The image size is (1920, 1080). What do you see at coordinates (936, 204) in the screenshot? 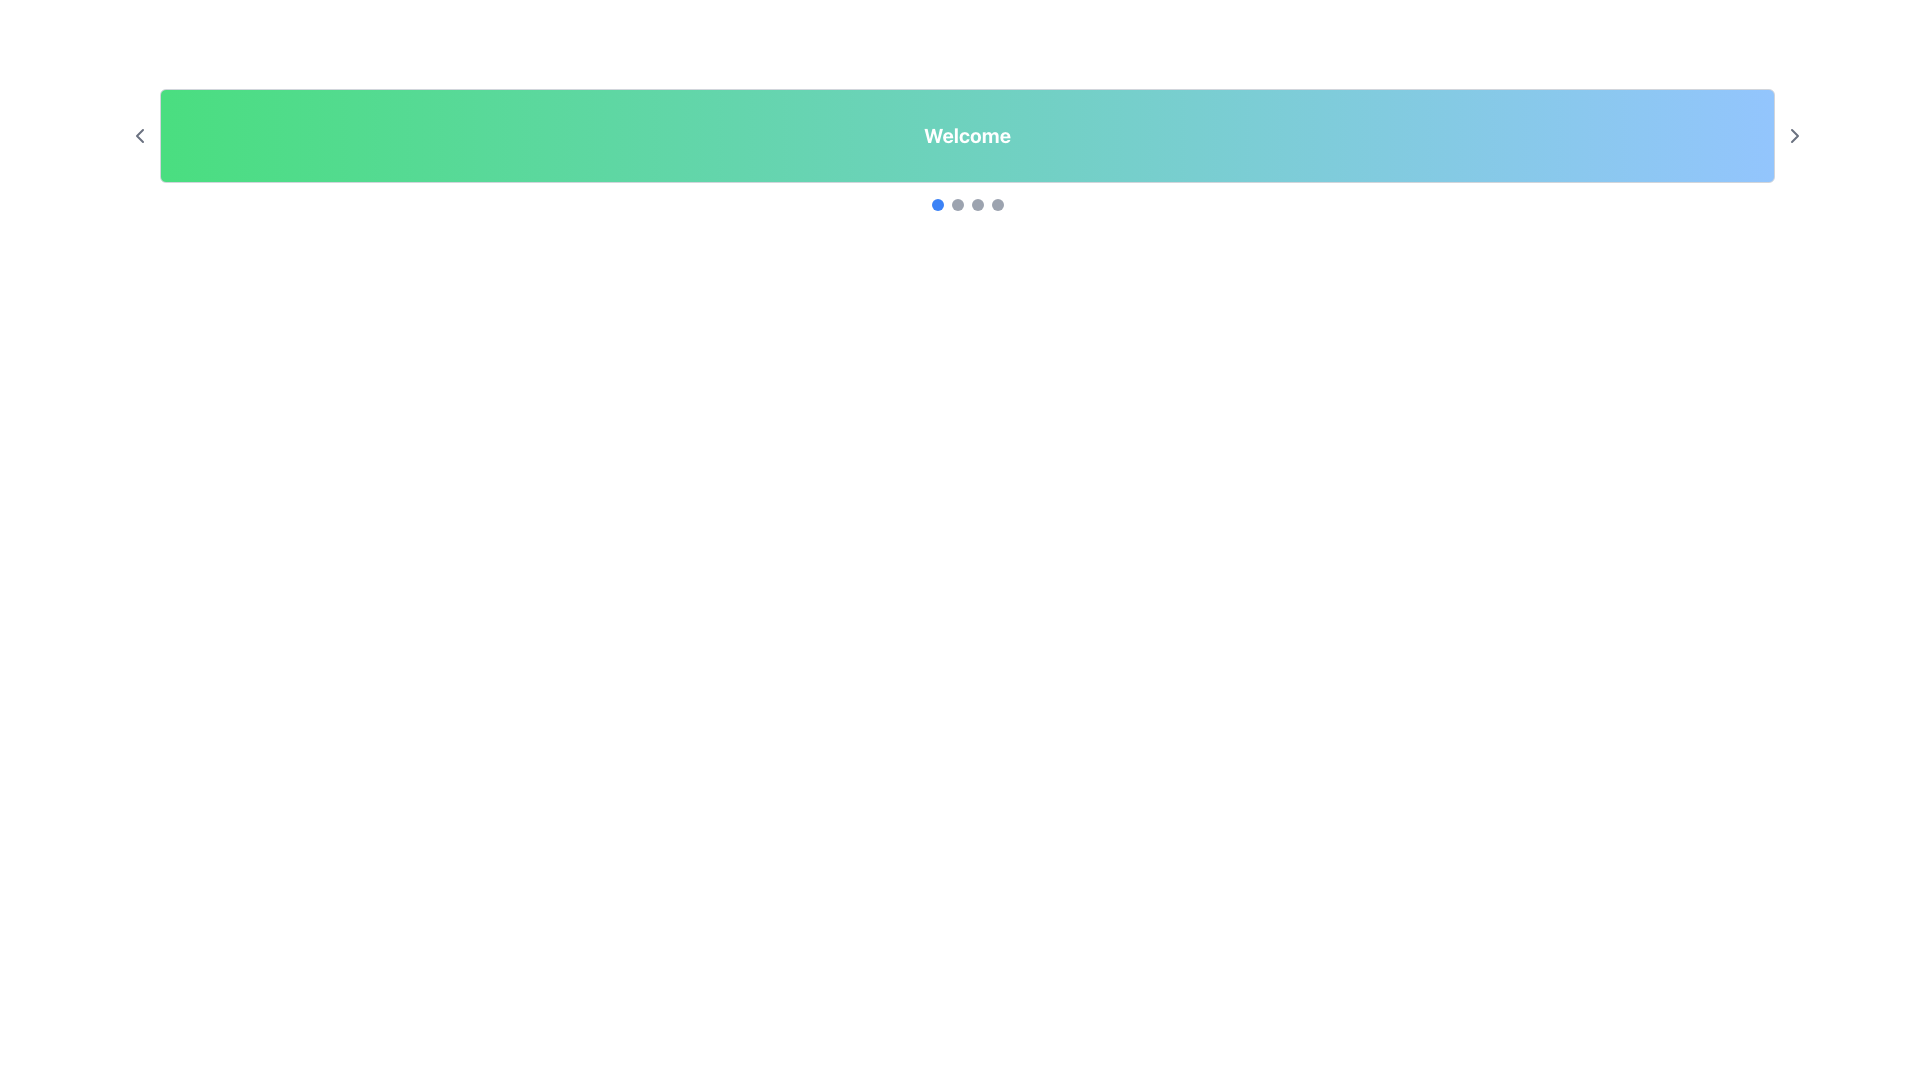
I see `the blue circular Indicator element located beneath the 'Welcome' header` at bounding box center [936, 204].